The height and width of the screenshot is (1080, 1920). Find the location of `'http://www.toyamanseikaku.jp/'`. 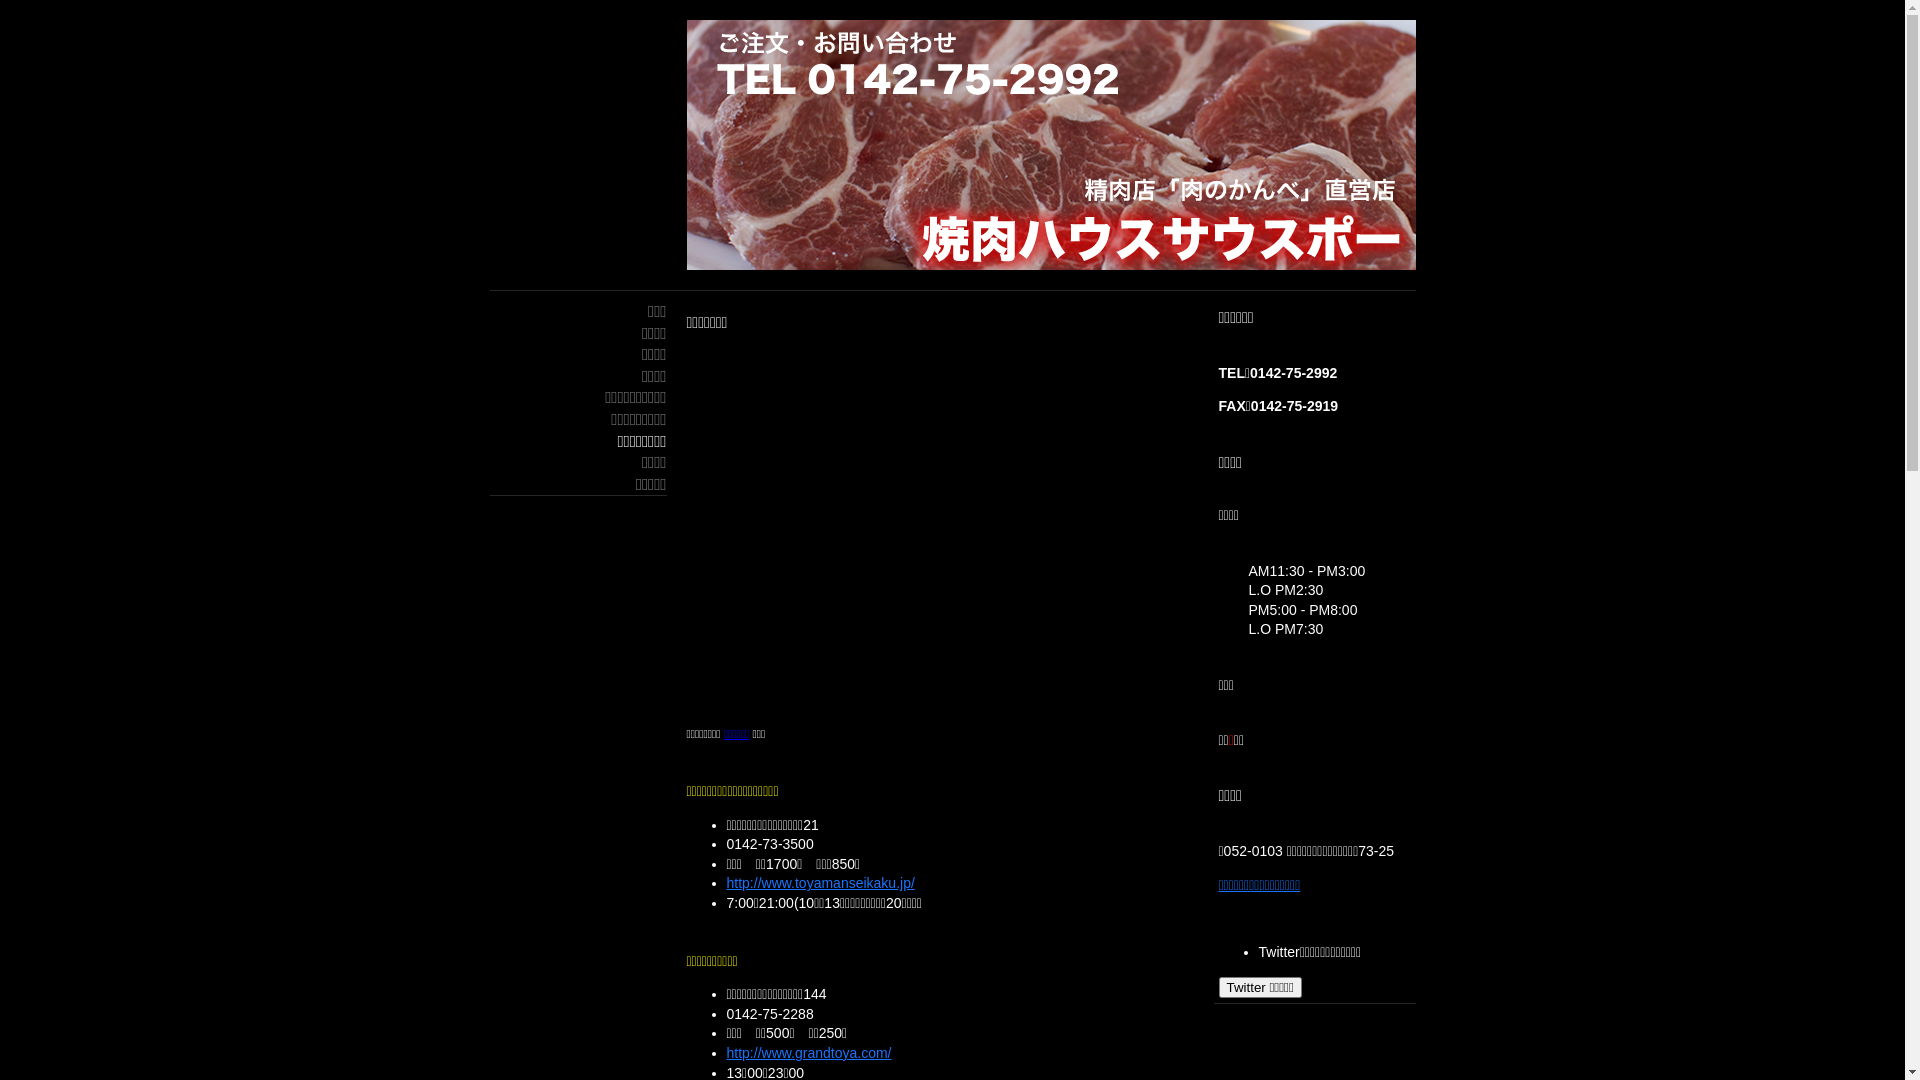

'http://www.toyamanseikaku.jp/' is located at coordinates (820, 882).